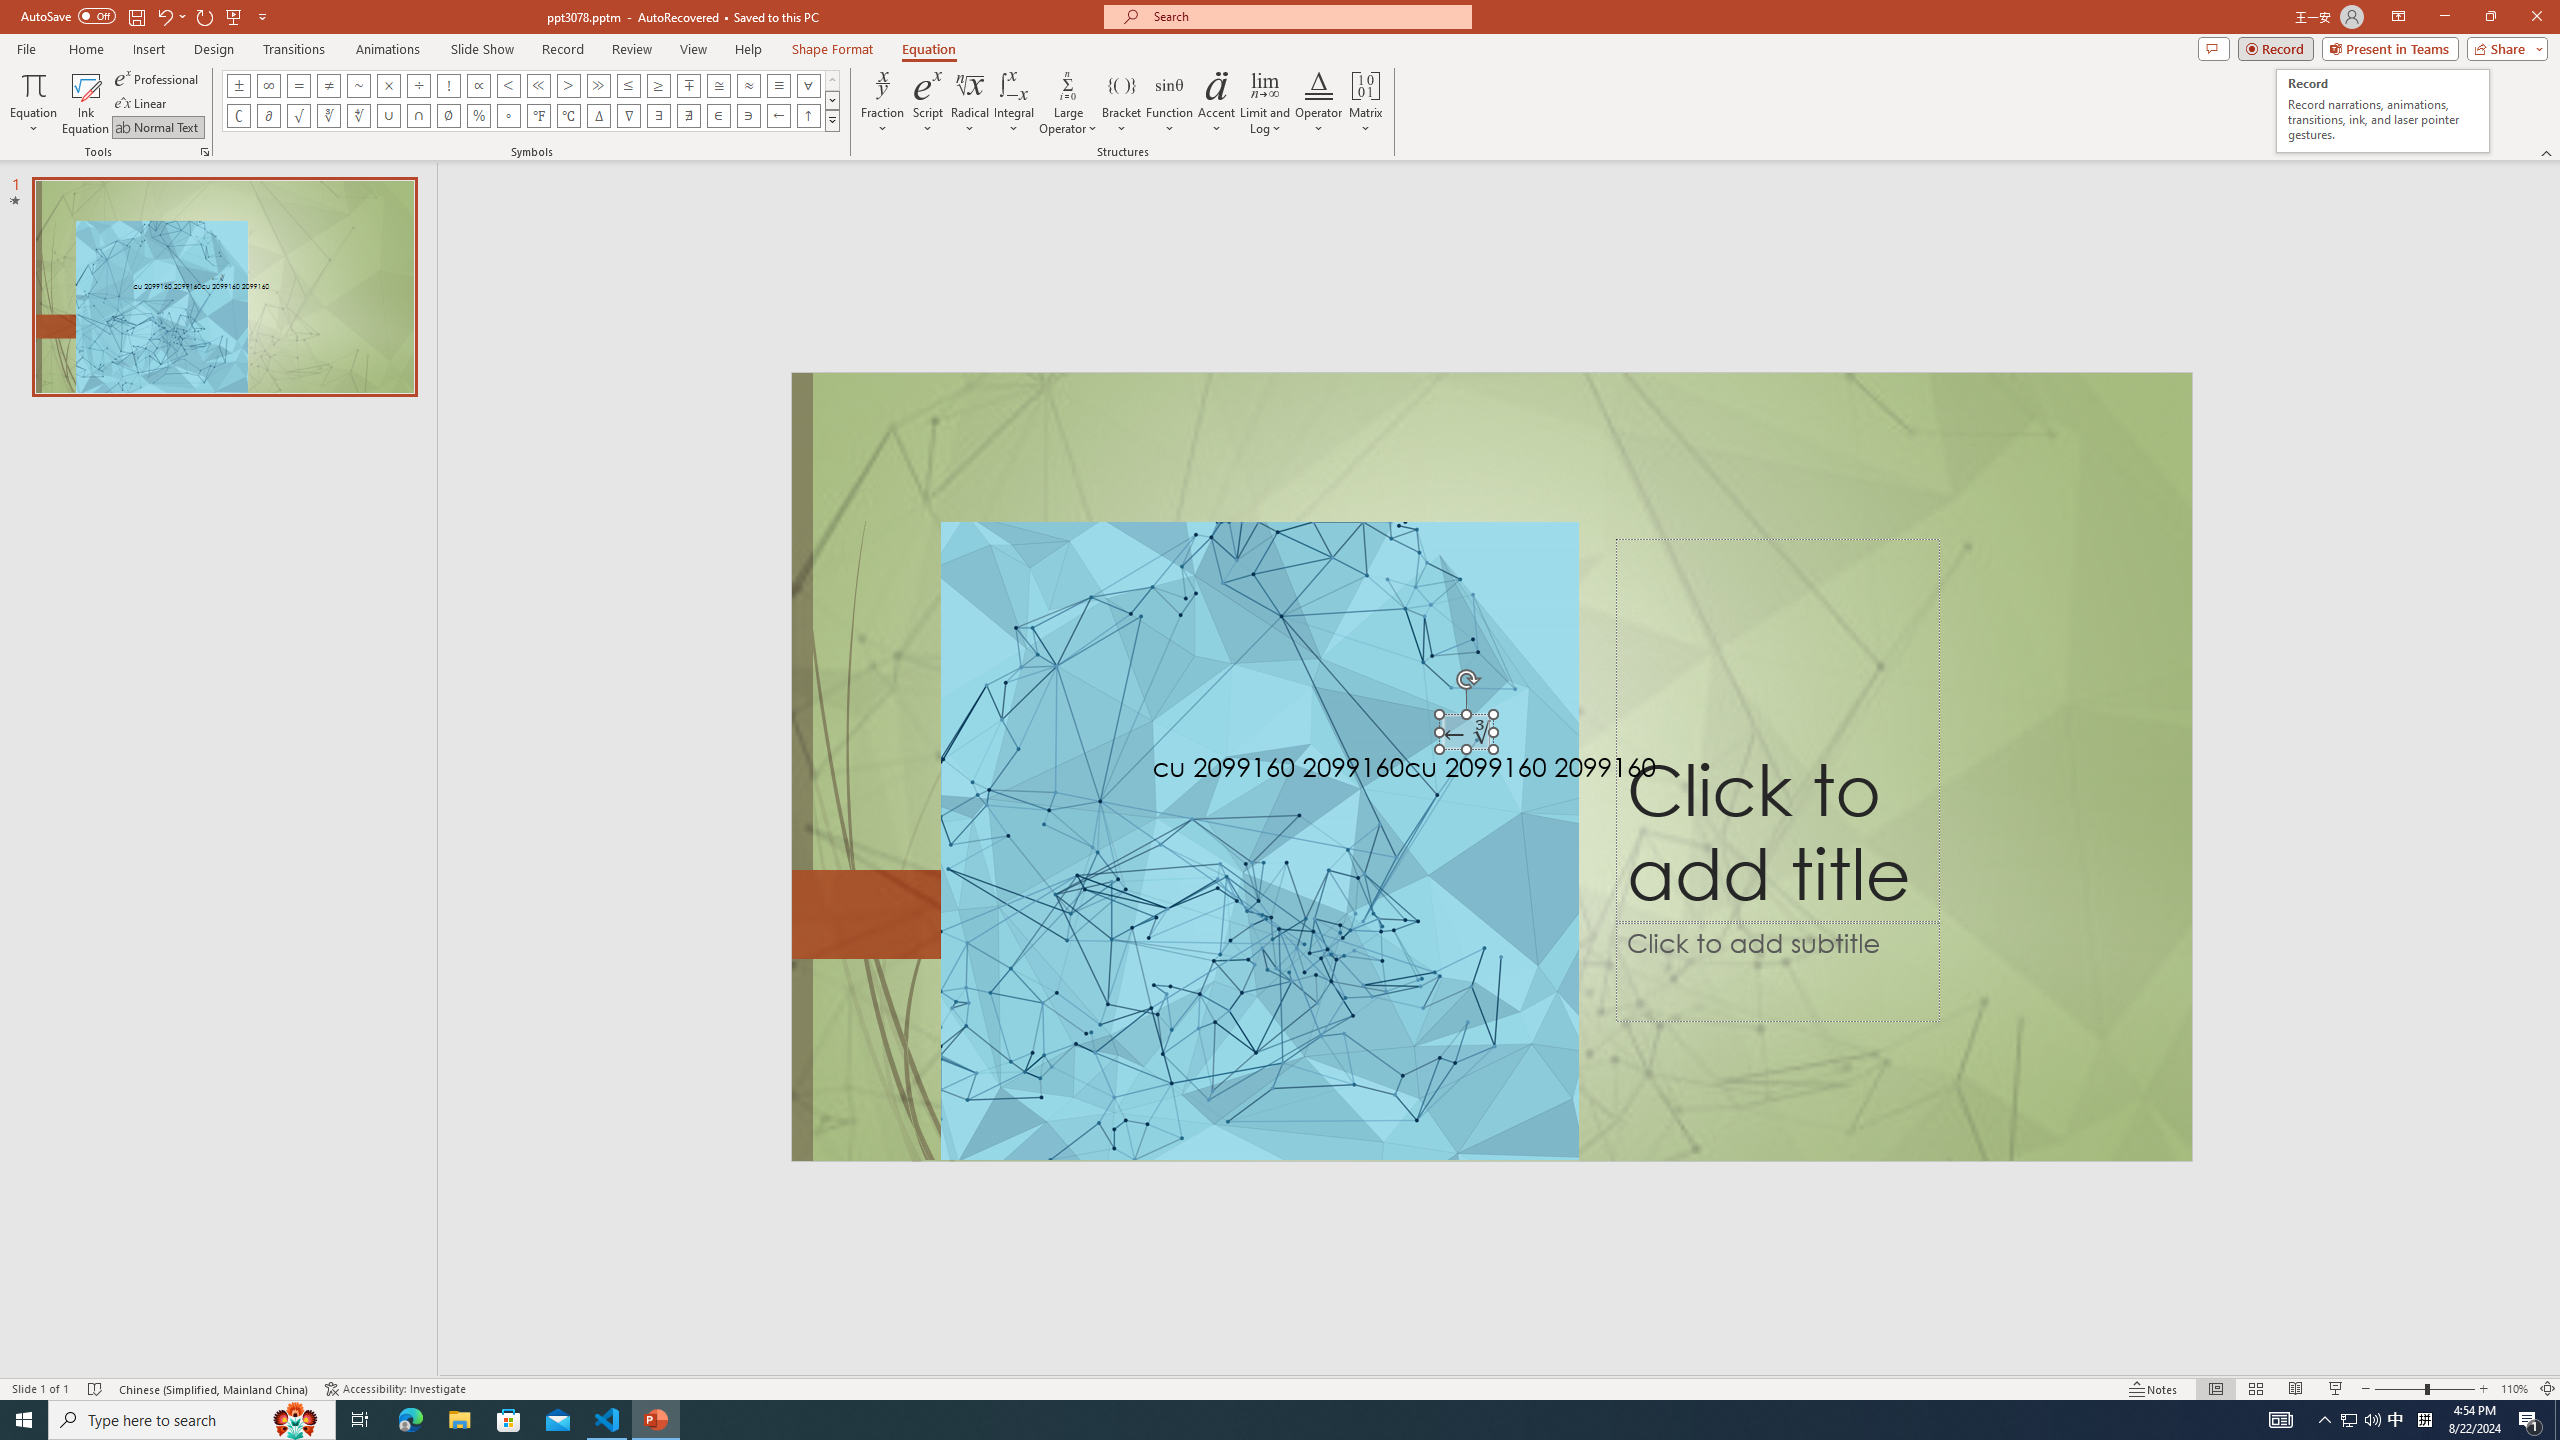 This screenshot has width=2560, height=1440. What do you see at coordinates (448, 84) in the screenshot?
I see `'Equation Symbol Factorial'` at bounding box center [448, 84].